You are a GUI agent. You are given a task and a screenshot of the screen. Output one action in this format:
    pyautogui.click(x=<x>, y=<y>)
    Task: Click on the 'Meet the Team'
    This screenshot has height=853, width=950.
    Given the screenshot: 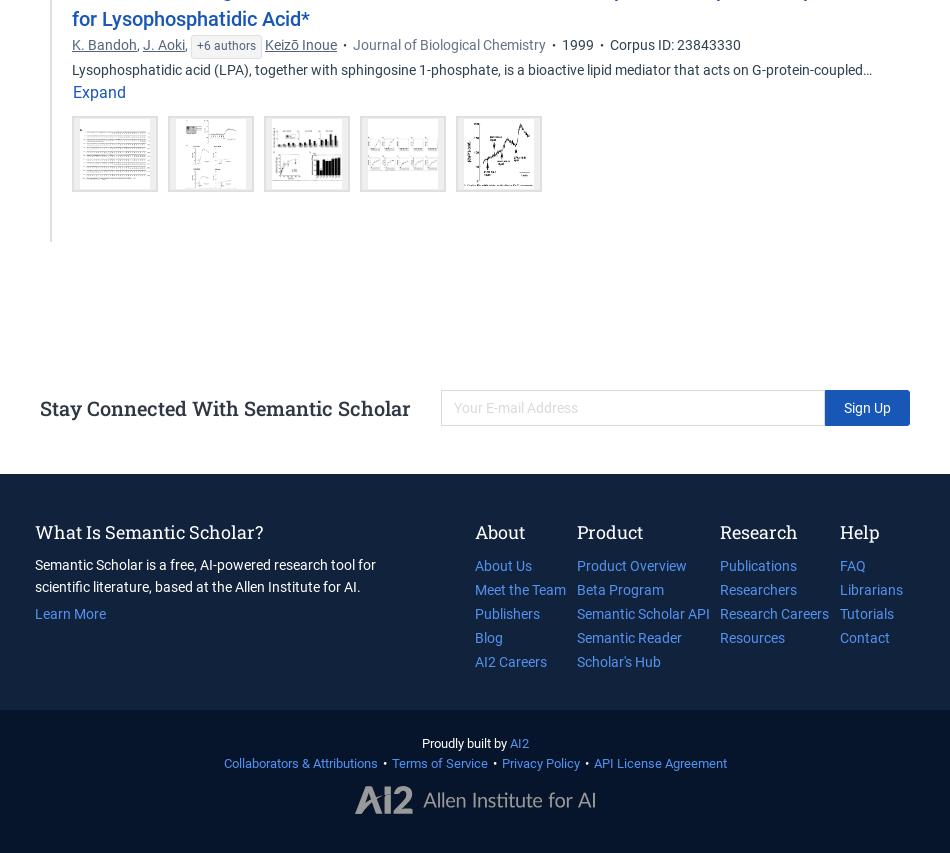 What is the action you would take?
    pyautogui.click(x=520, y=590)
    